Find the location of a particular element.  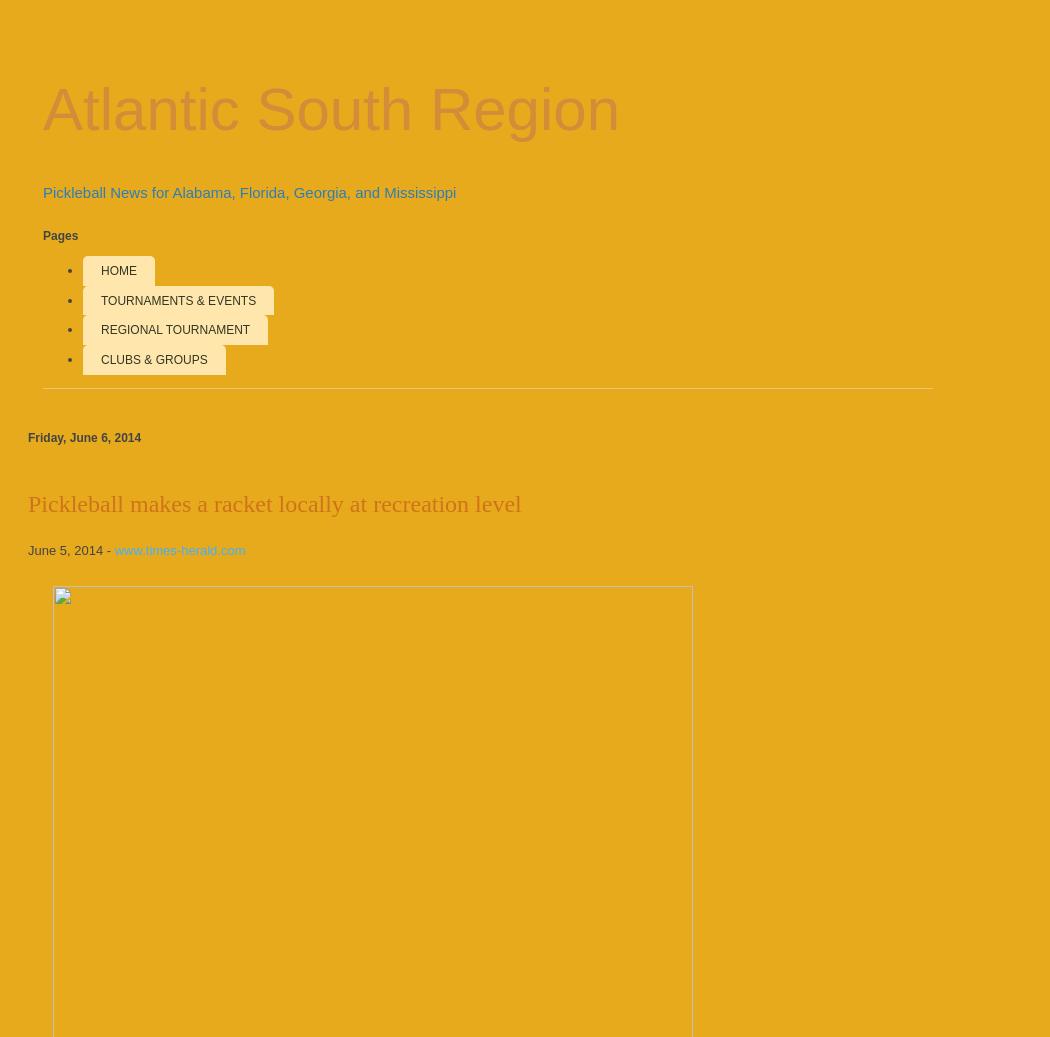

'Pages' is located at coordinates (59, 235).